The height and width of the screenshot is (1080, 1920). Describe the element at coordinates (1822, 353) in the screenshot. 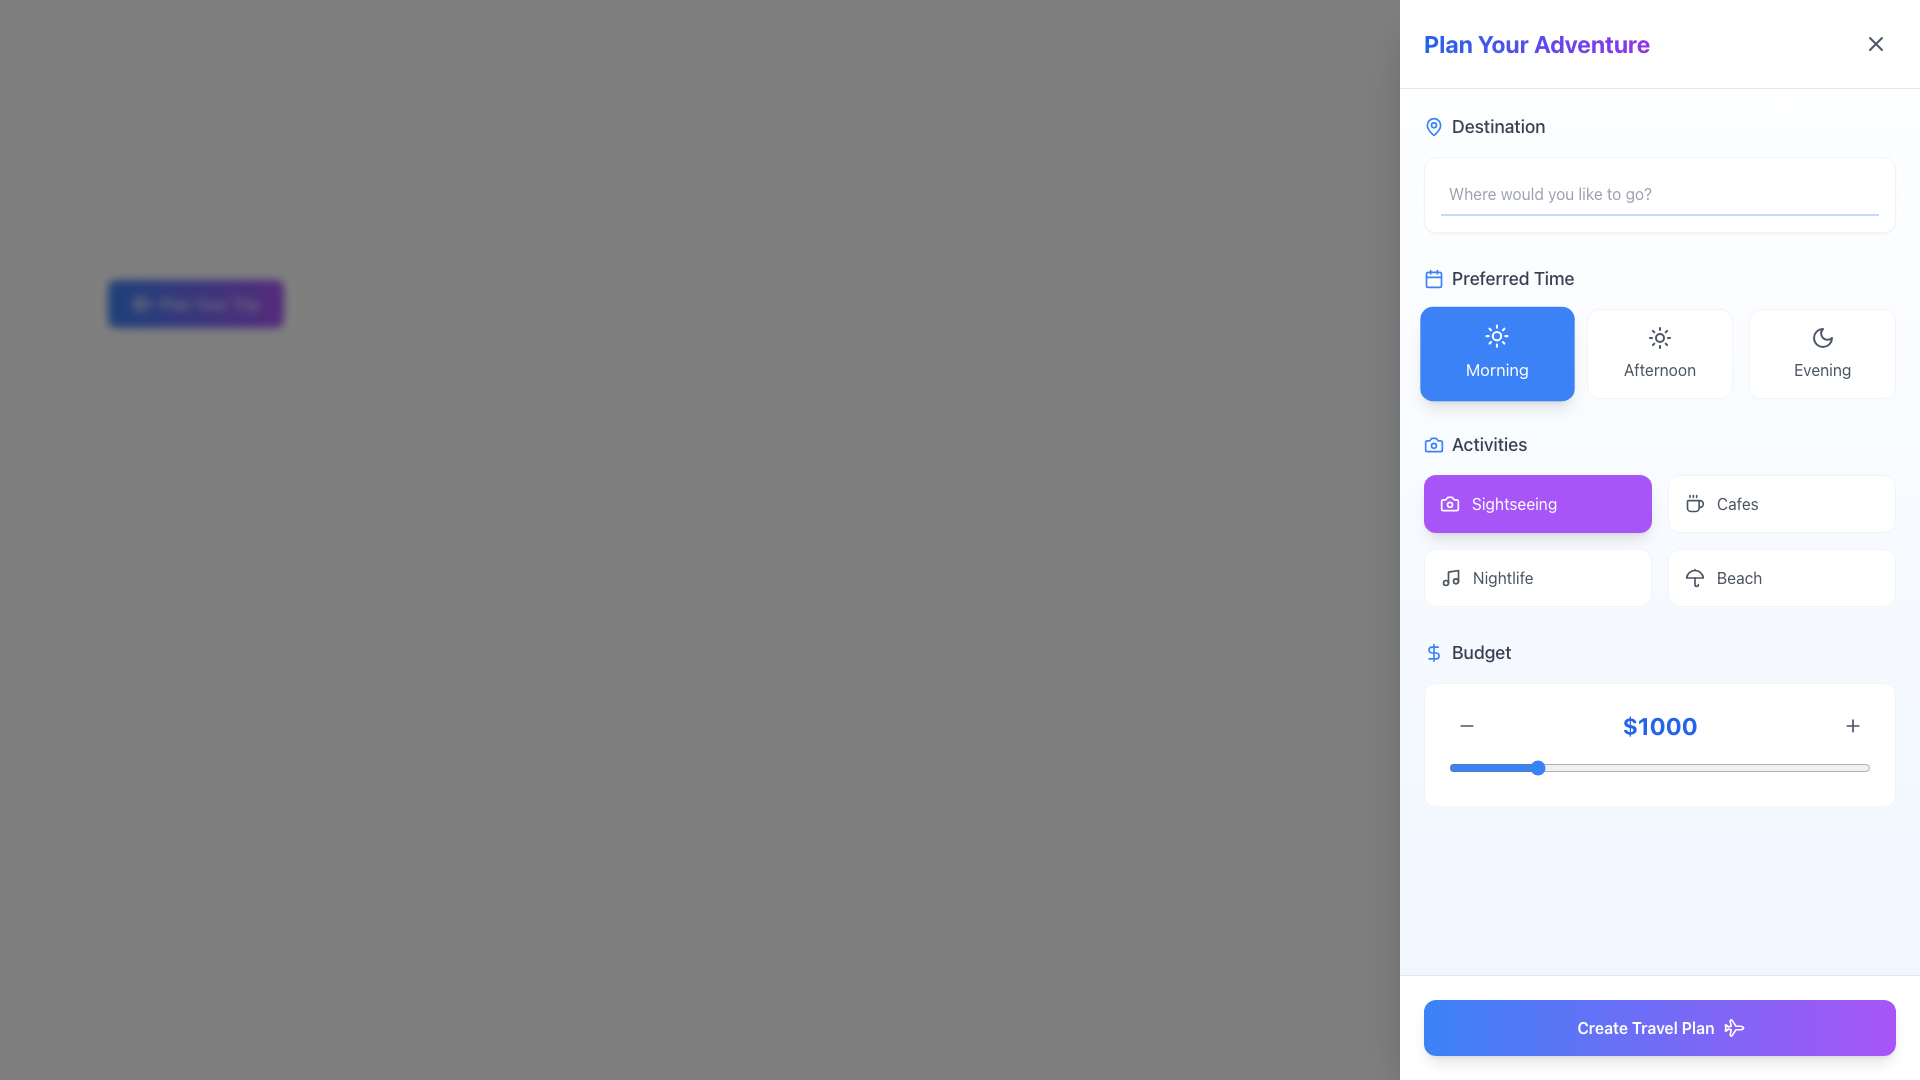

I see `the 'Evening' button, which is a rectangular button with rounded corners, featuring a moon icon and gray text, located under the 'Preferred Time' section` at that location.